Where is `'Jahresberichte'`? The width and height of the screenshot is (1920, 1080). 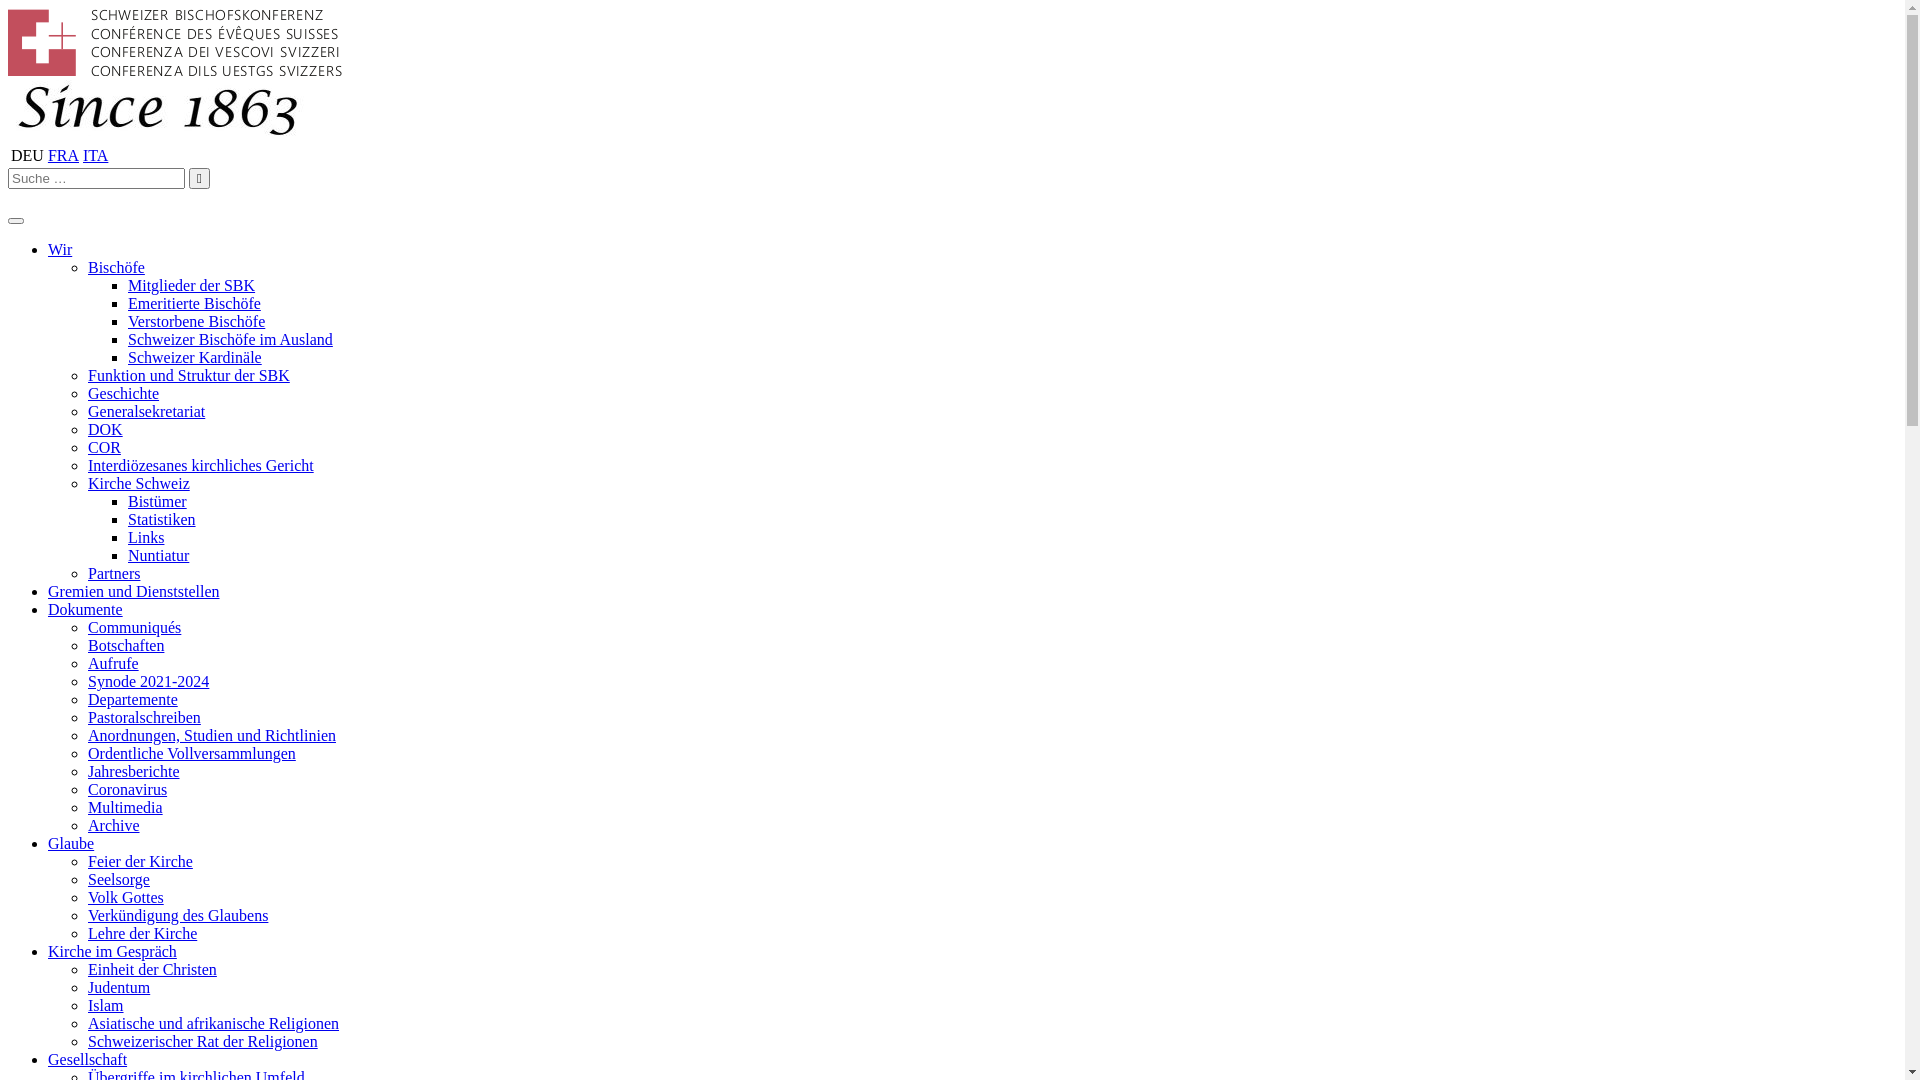 'Jahresberichte' is located at coordinates (133, 770).